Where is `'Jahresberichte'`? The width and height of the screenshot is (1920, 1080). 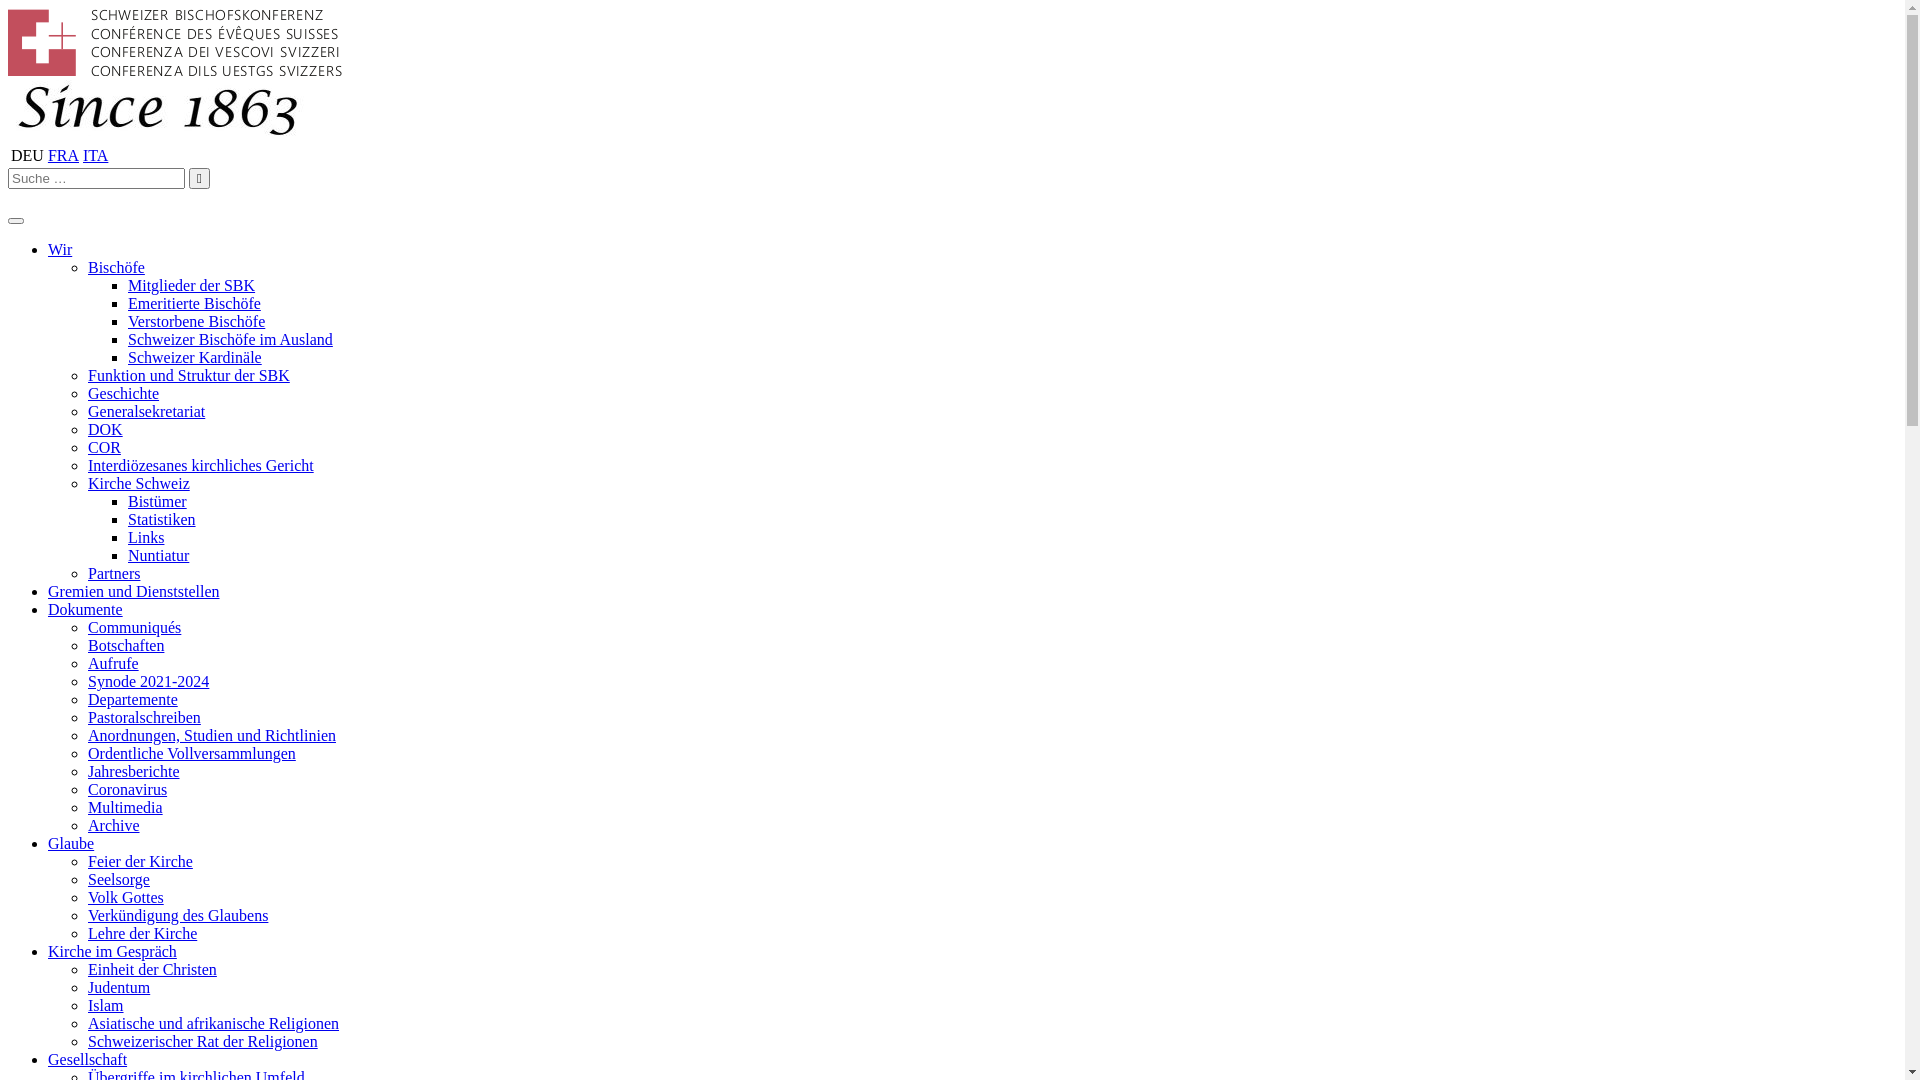 'Jahresberichte' is located at coordinates (133, 770).